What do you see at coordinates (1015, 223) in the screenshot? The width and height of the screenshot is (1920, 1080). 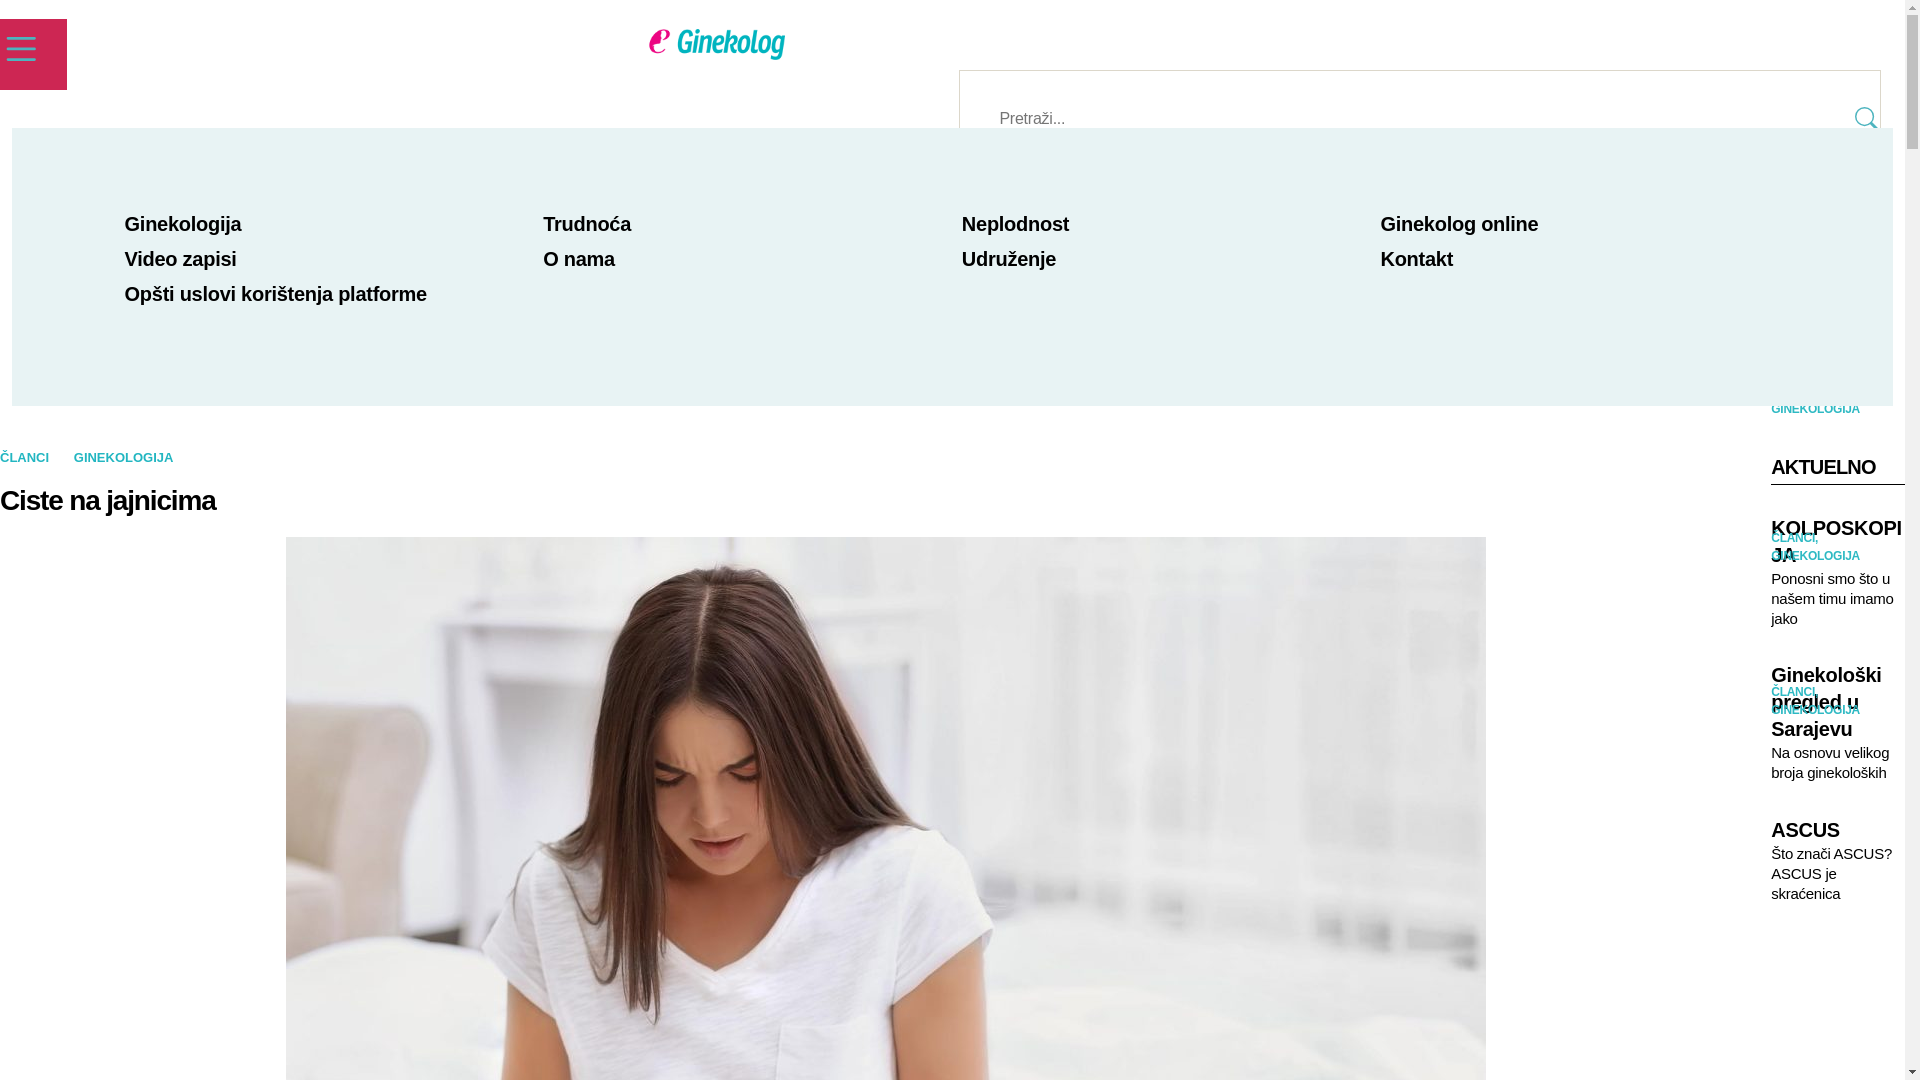 I see `'Neplodnost'` at bounding box center [1015, 223].